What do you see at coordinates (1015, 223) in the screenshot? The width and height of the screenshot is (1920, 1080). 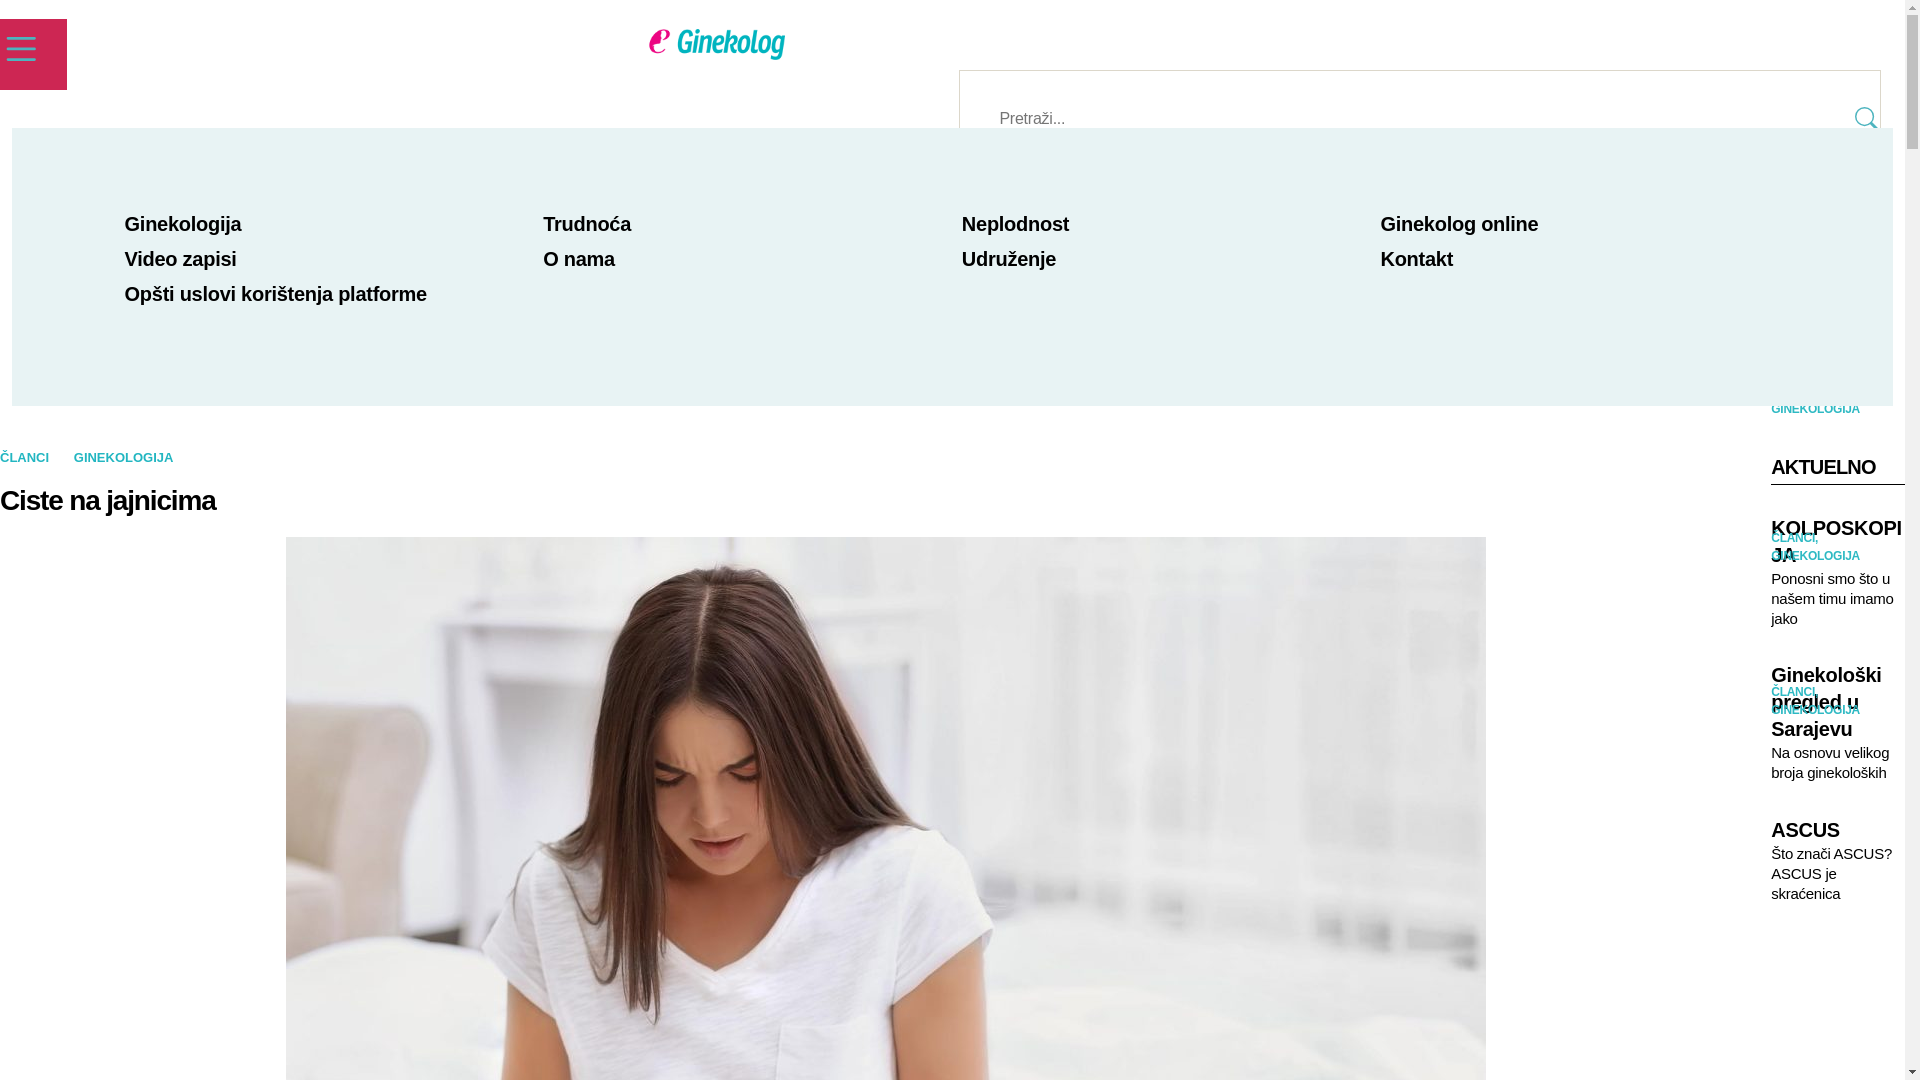 I see `'Neplodnost'` at bounding box center [1015, 223].